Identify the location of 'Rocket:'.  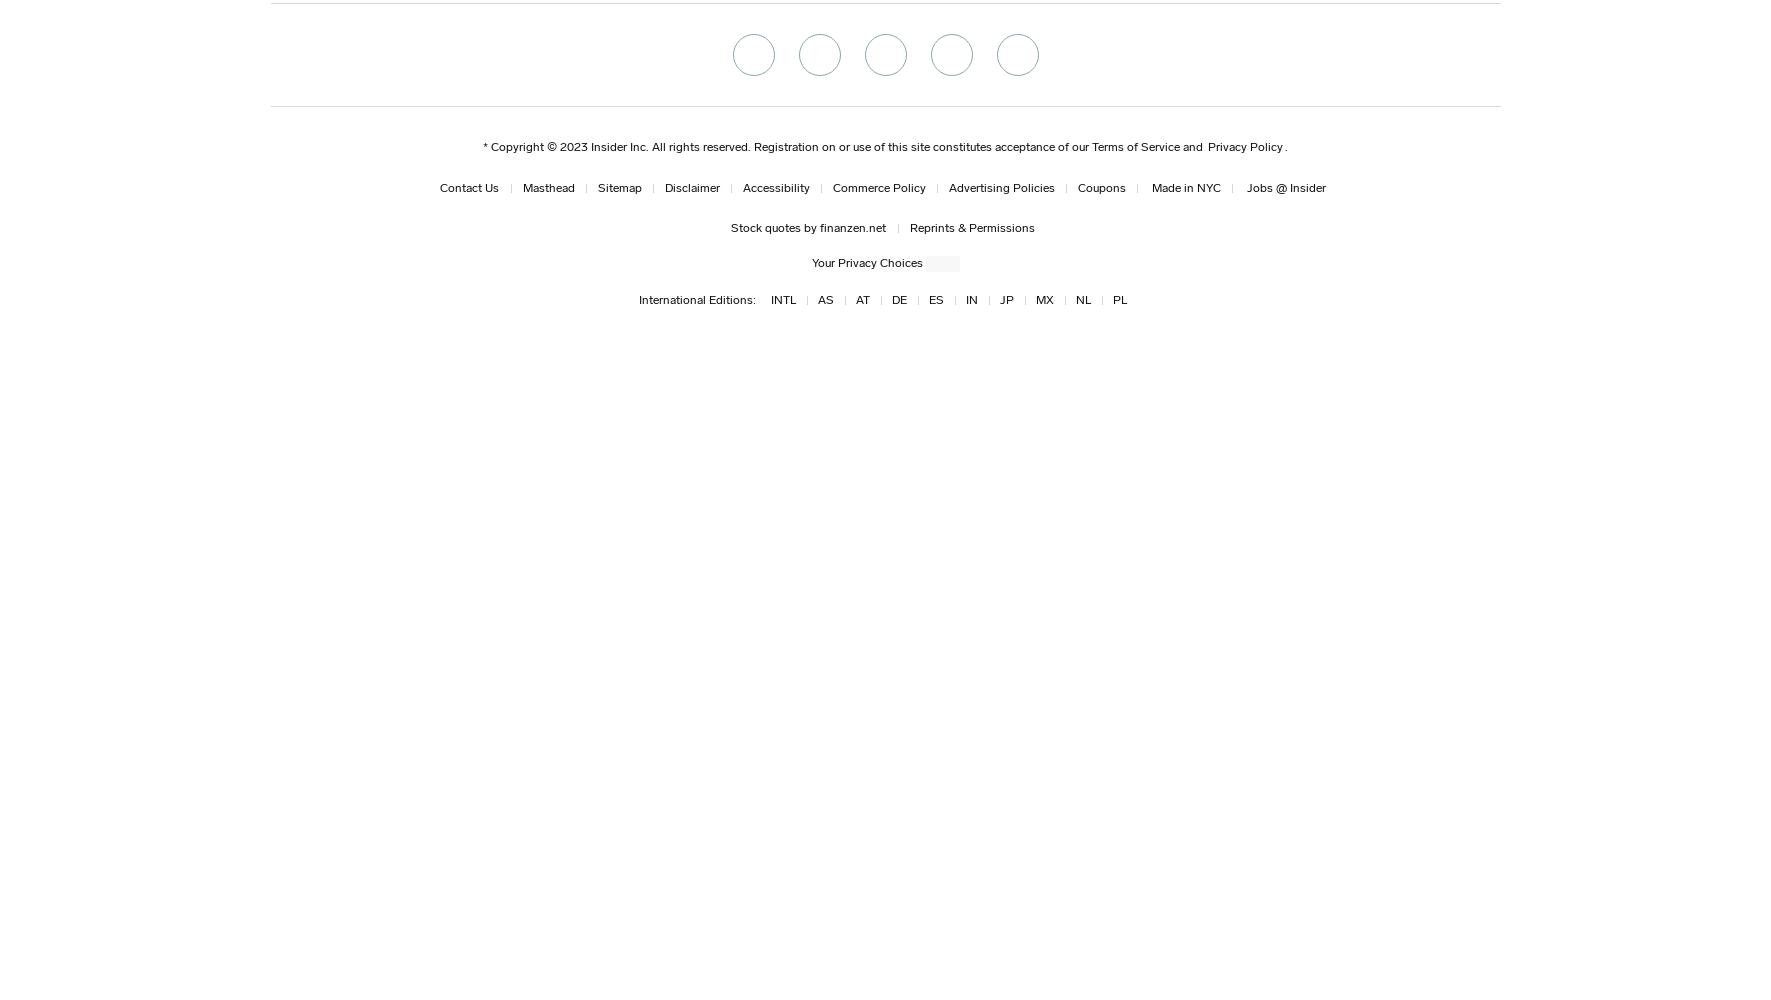
(312, 154).